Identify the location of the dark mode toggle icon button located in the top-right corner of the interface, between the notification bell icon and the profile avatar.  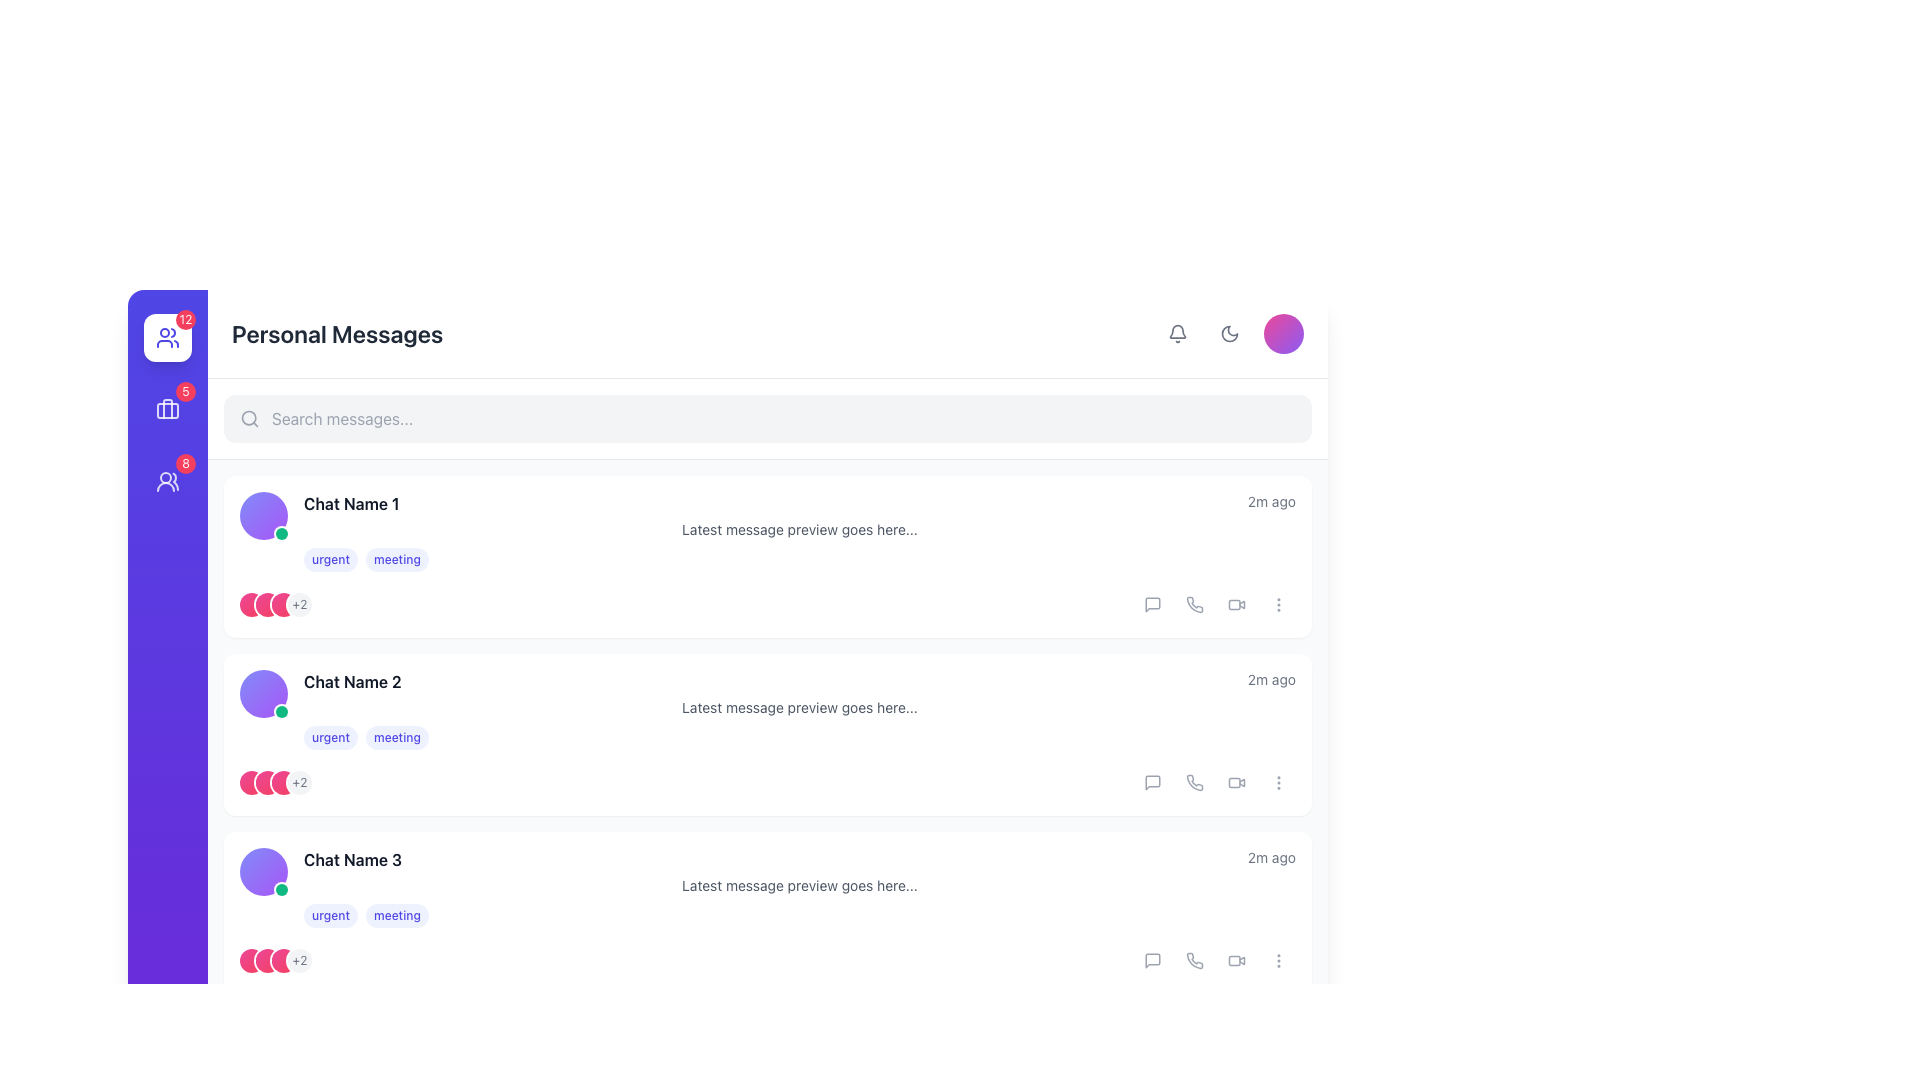
(1228, 333).